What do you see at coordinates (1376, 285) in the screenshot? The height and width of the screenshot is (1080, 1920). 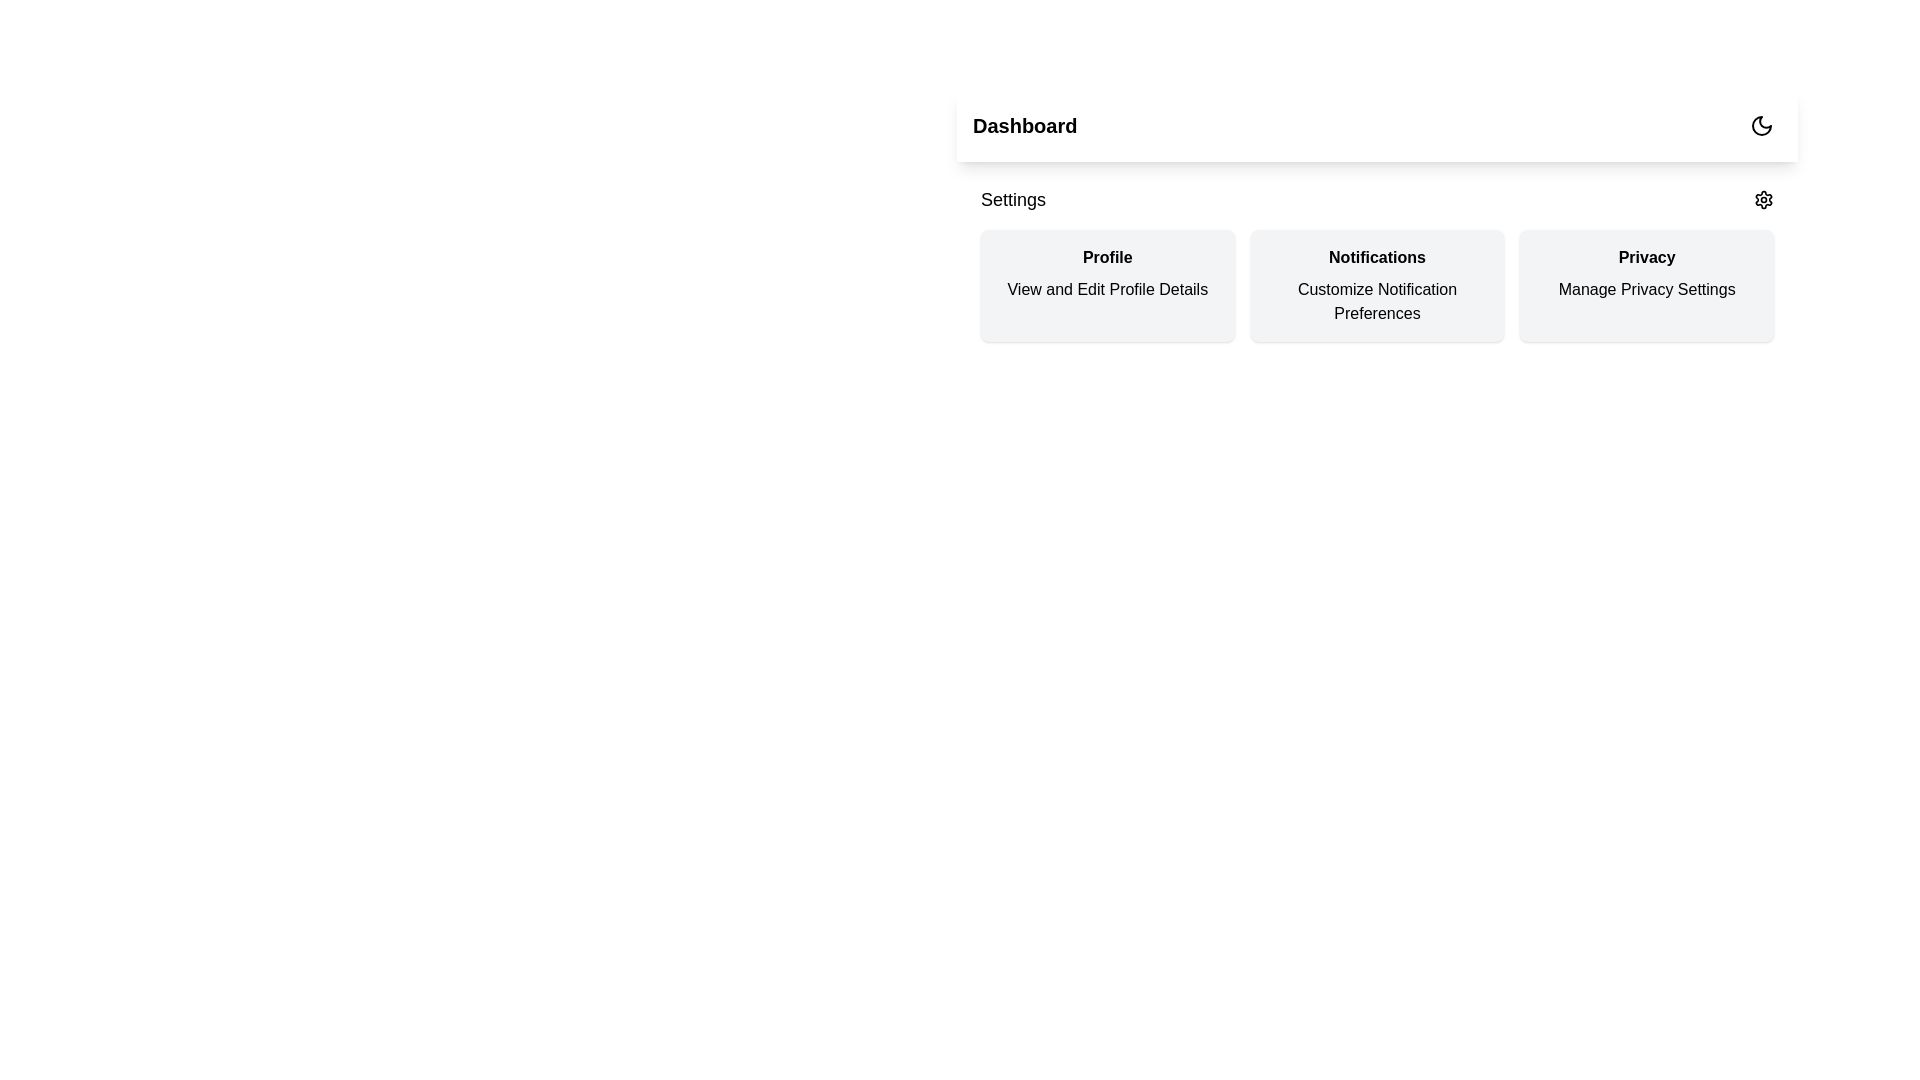 I see `the 'Notifications' card element` at bounding box center [1376, 285].